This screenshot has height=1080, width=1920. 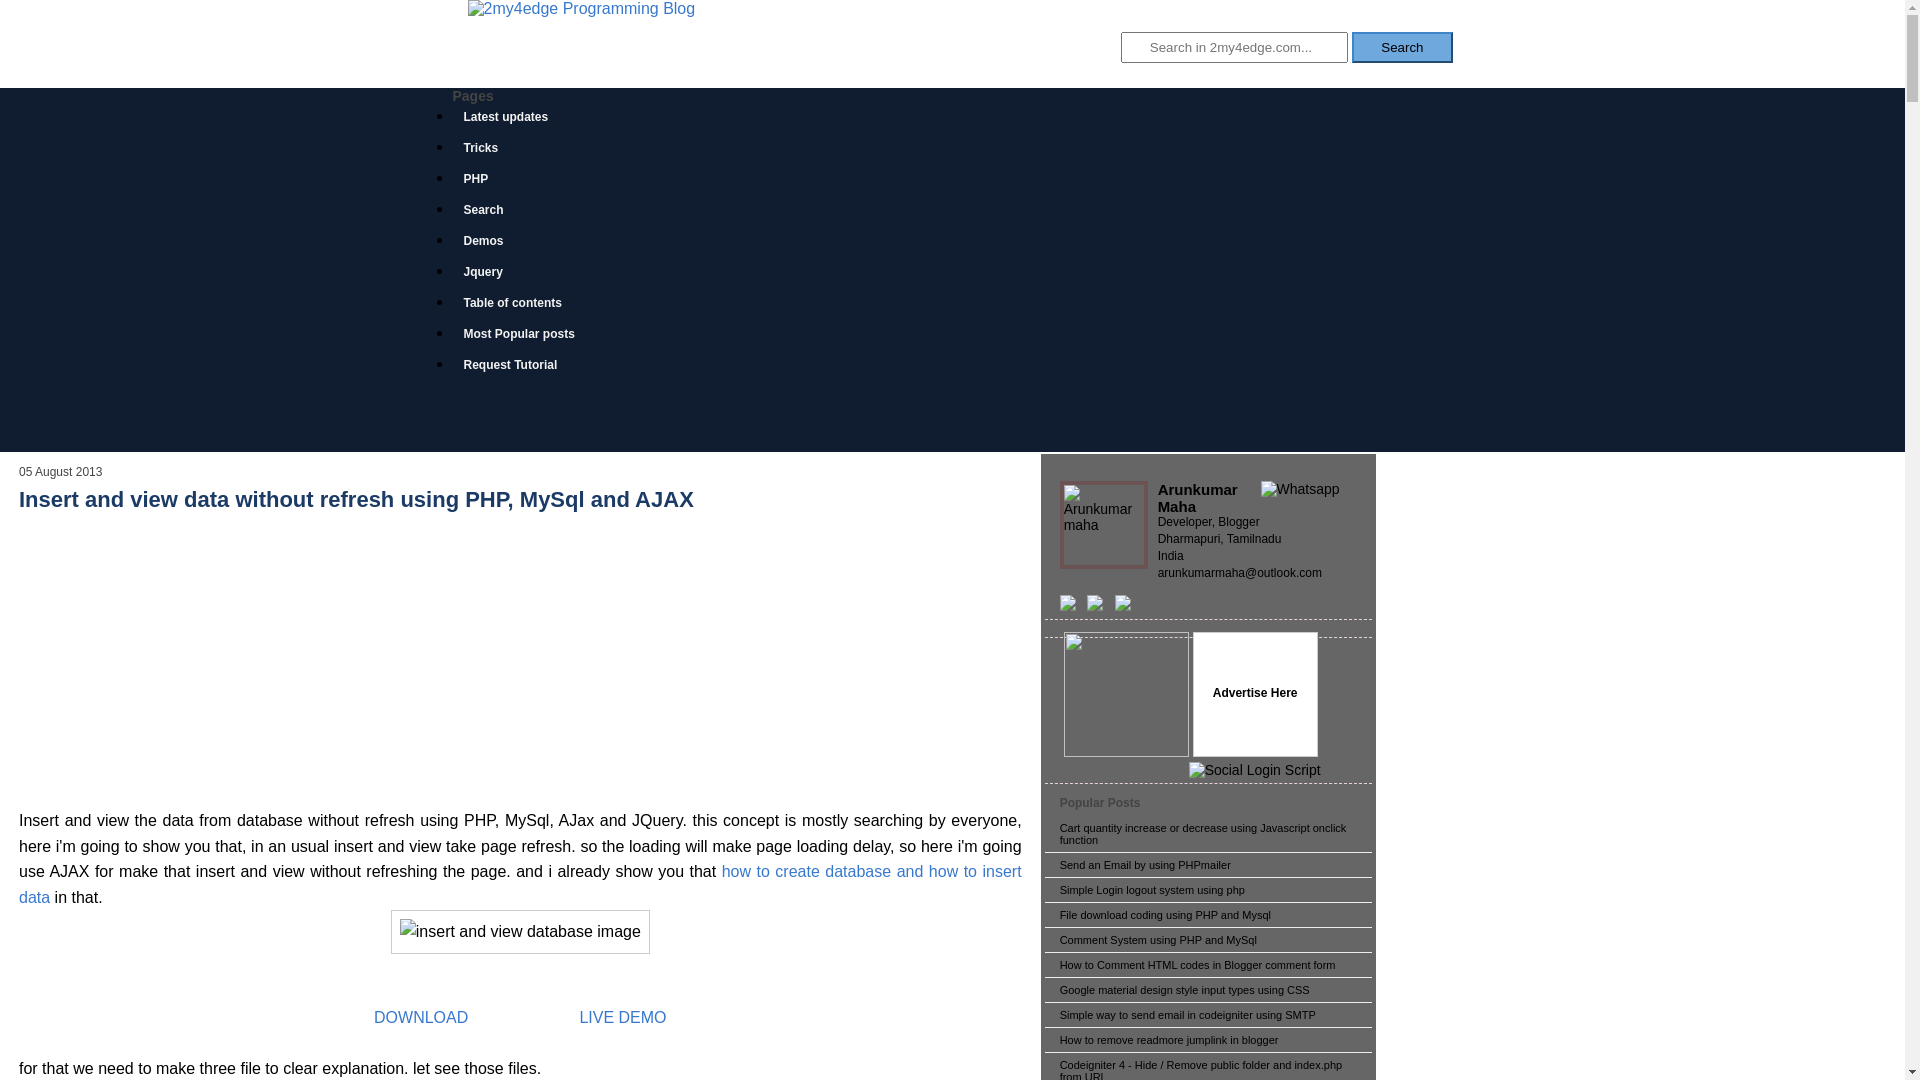 What do you see at coordinates (450, 305) in the screenshot?
I see `'Table of contents'` at bounding box center [450, 305].